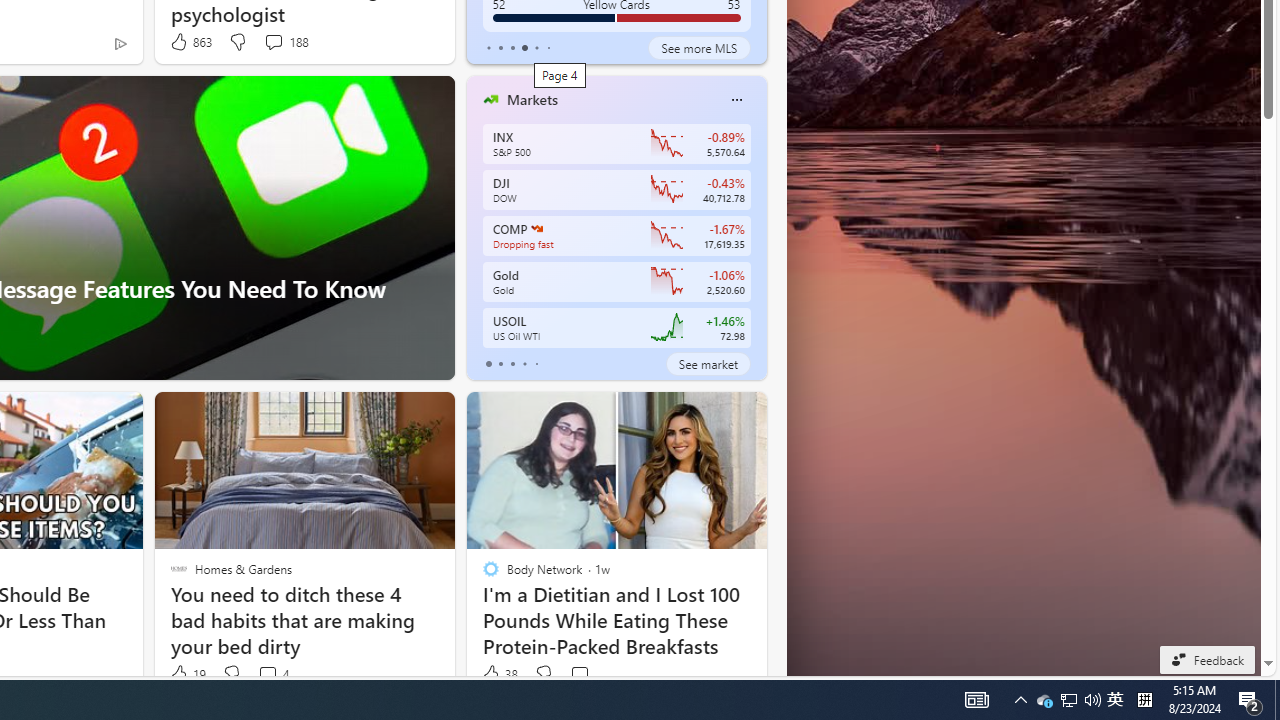  I want to click on '38 Like', so click(499, 674).